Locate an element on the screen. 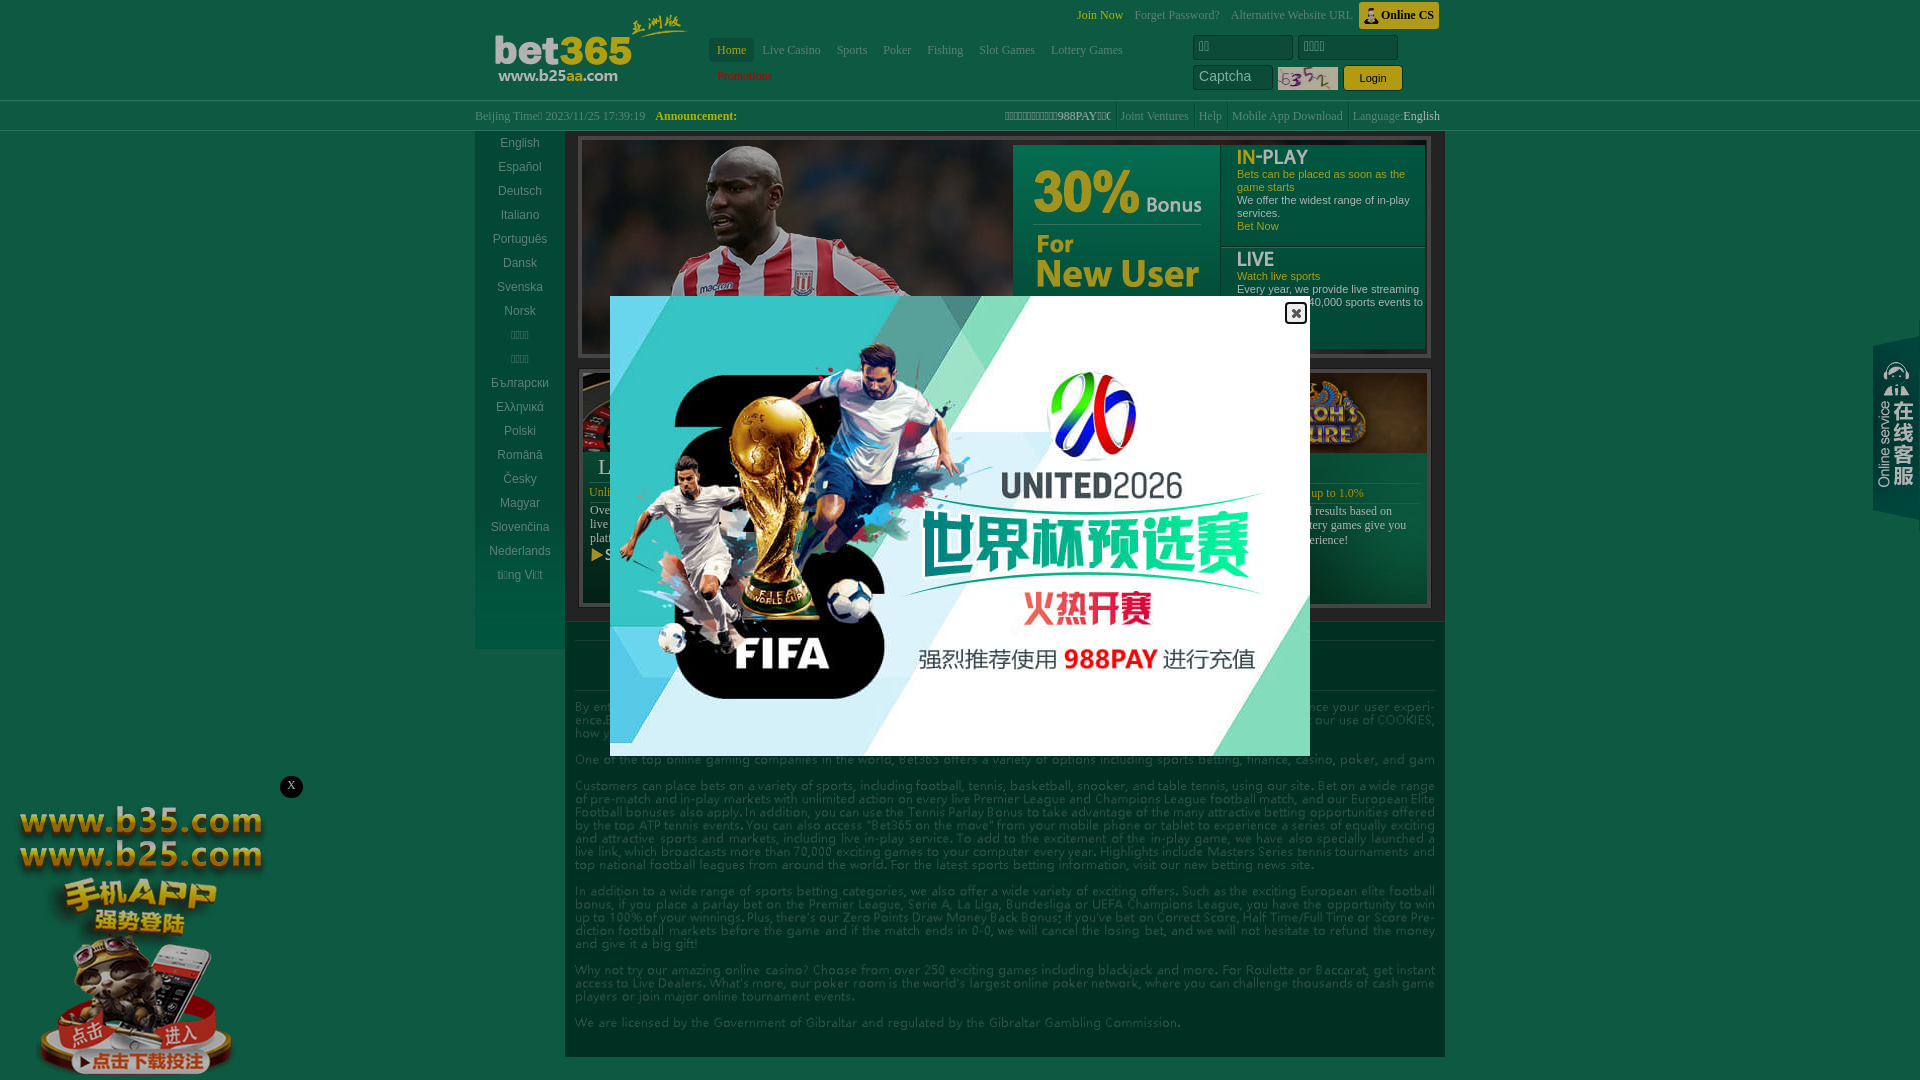 The width and height of the screenshot is (1920, 1080). 'Forget Password?' is located at coordinates (1176, 15).